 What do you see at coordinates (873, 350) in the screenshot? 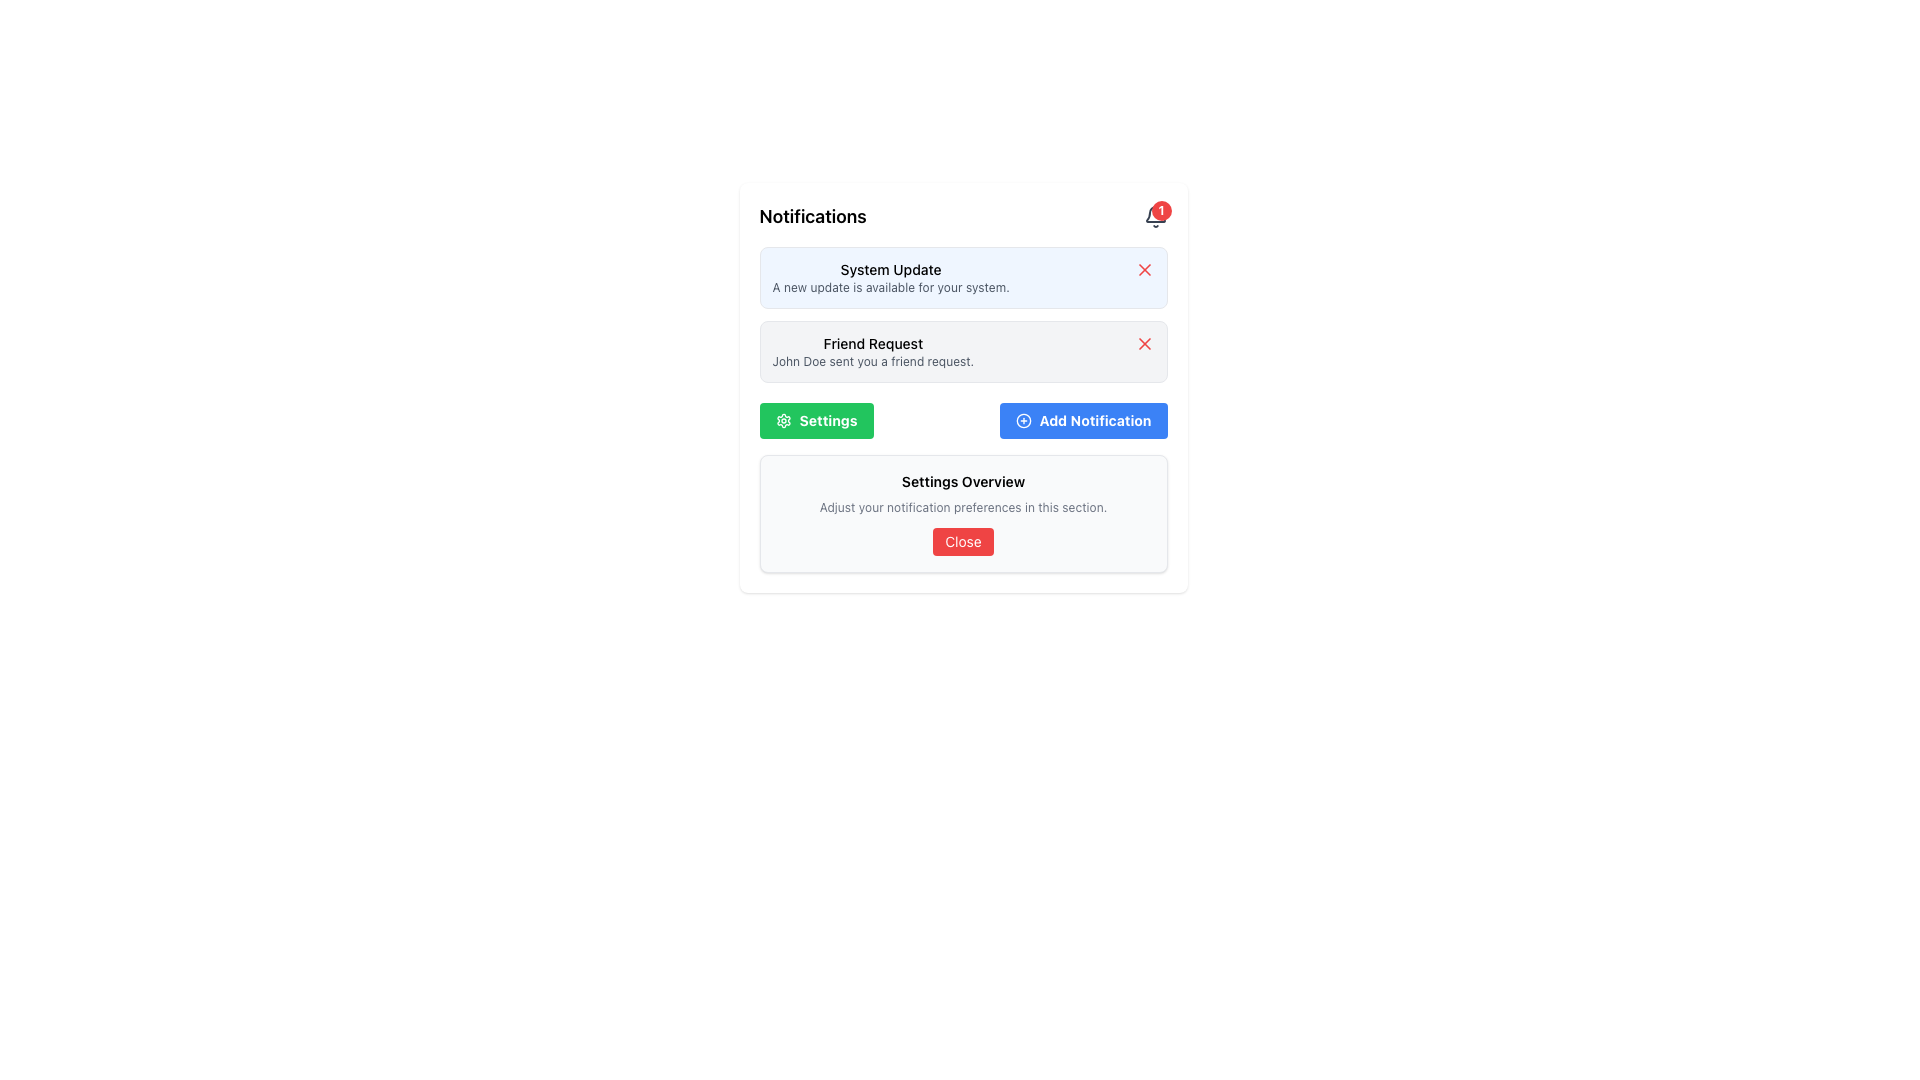
I see `the text label displaying a notification about a friend request sent by John Doe, which is the second notification in the list` at bounding box center [873, 350].